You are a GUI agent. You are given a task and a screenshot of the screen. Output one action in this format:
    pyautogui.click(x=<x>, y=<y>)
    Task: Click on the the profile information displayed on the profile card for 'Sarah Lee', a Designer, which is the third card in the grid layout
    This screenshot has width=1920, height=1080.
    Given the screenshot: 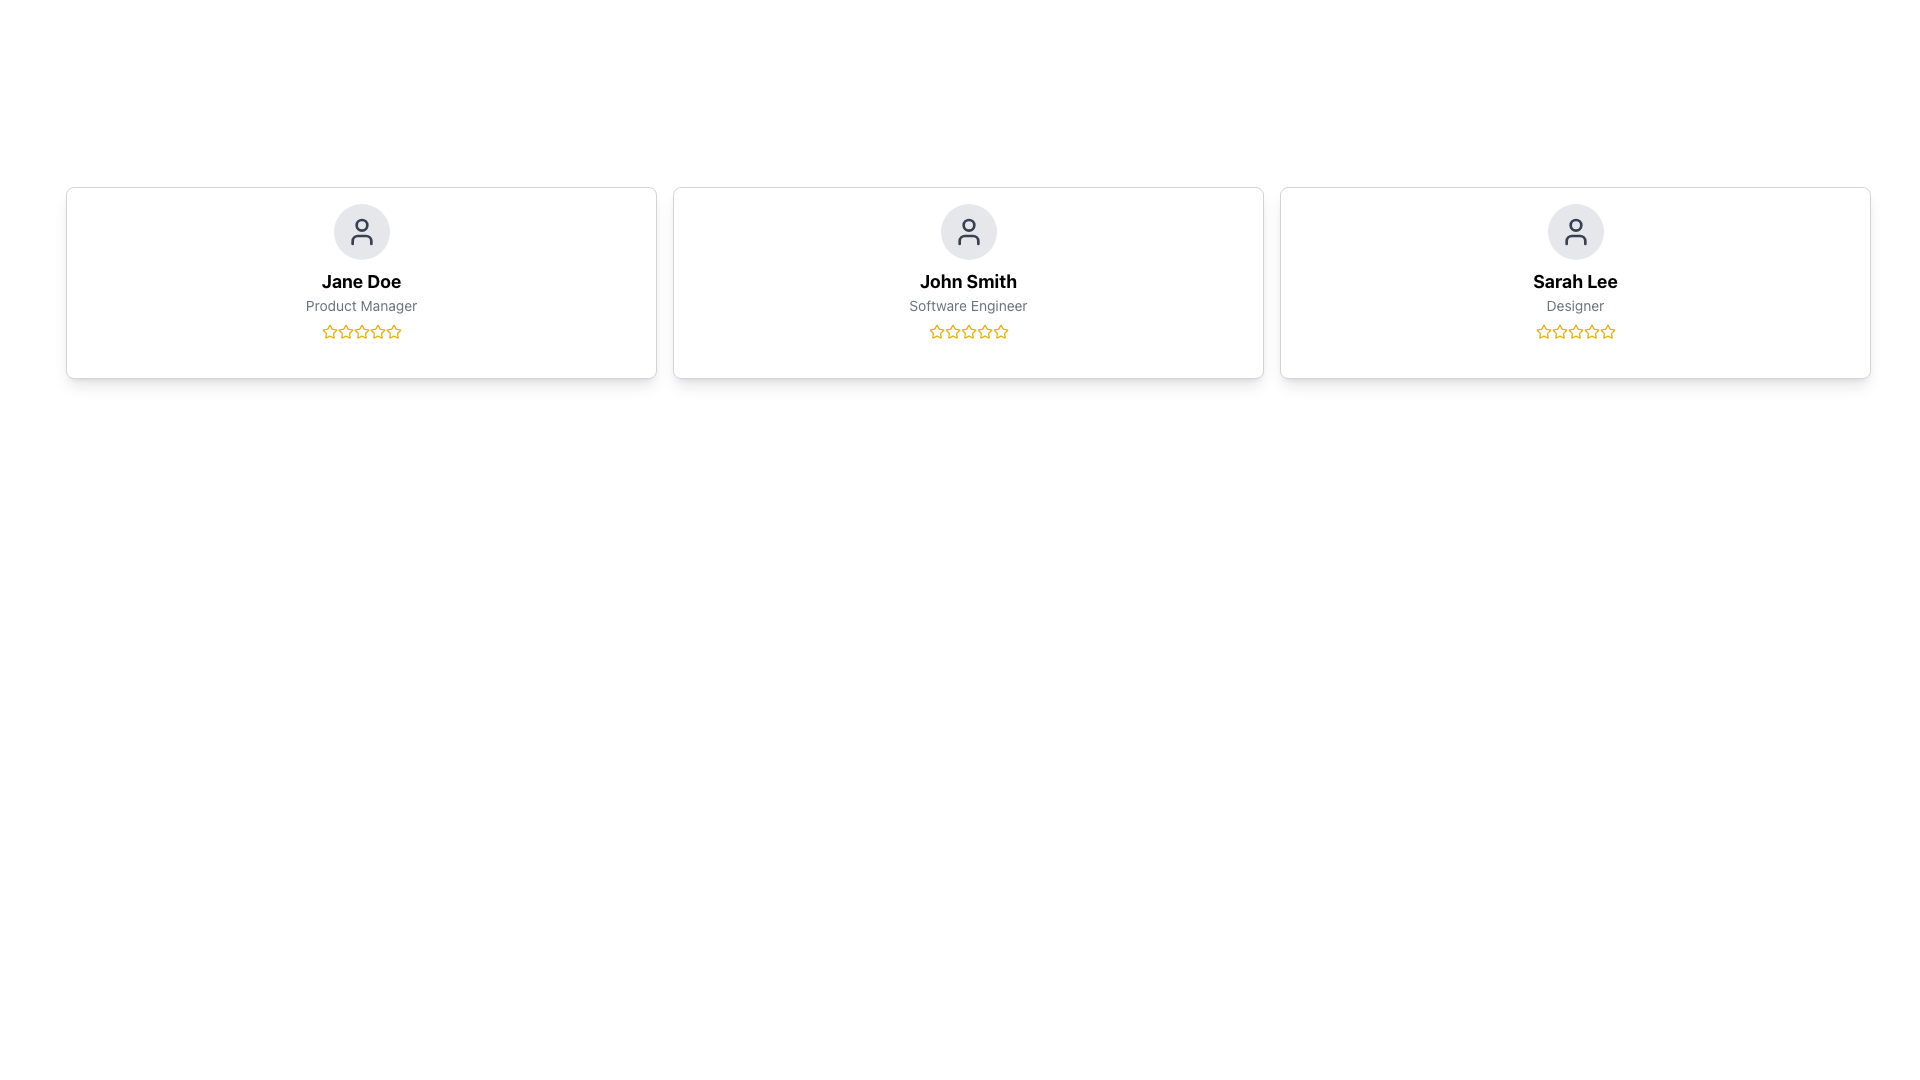 What is the action you would take?
    pyautogui.click(x=1574, y=282)
    